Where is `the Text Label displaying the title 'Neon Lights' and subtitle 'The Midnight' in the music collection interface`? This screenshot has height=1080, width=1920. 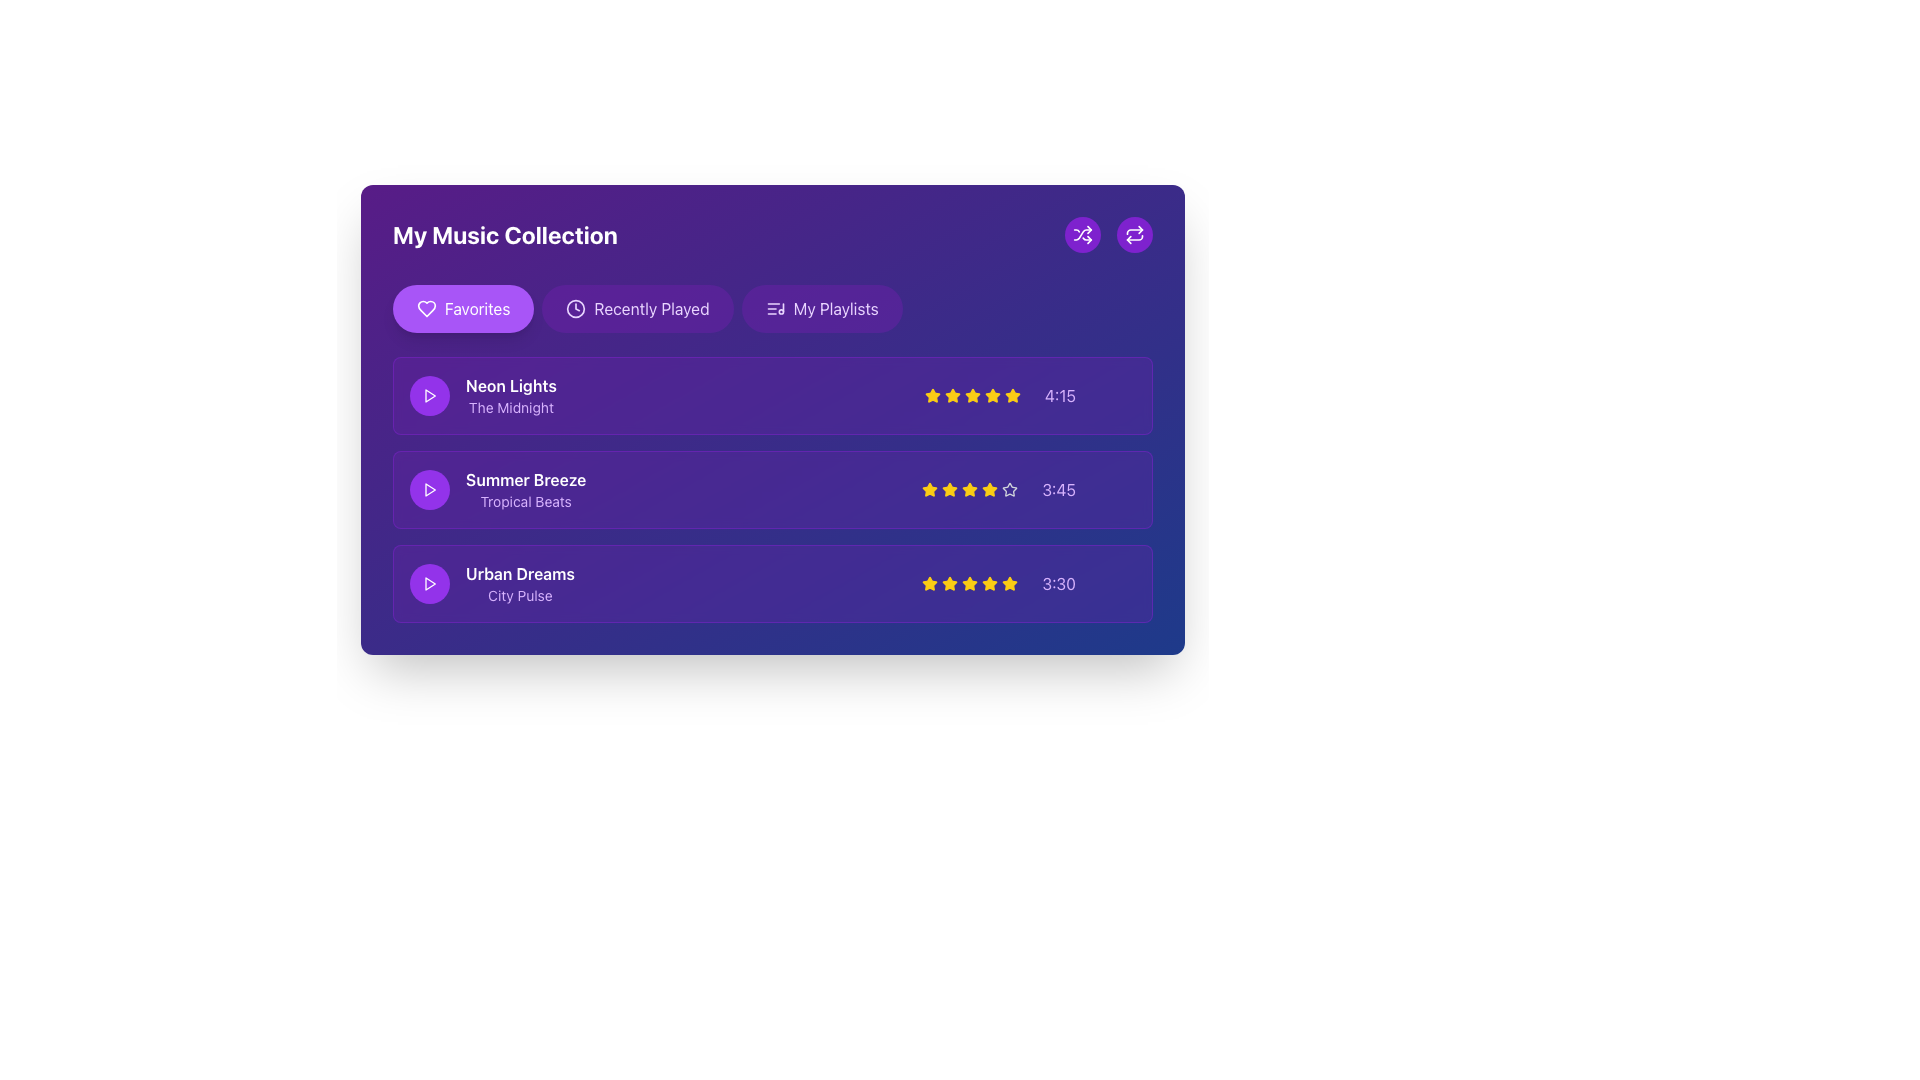 the Text Label displaying the title 'Neon Lights' and subtitle 'The Midnight' in the music collection interface is located at coordinates (511, 396).